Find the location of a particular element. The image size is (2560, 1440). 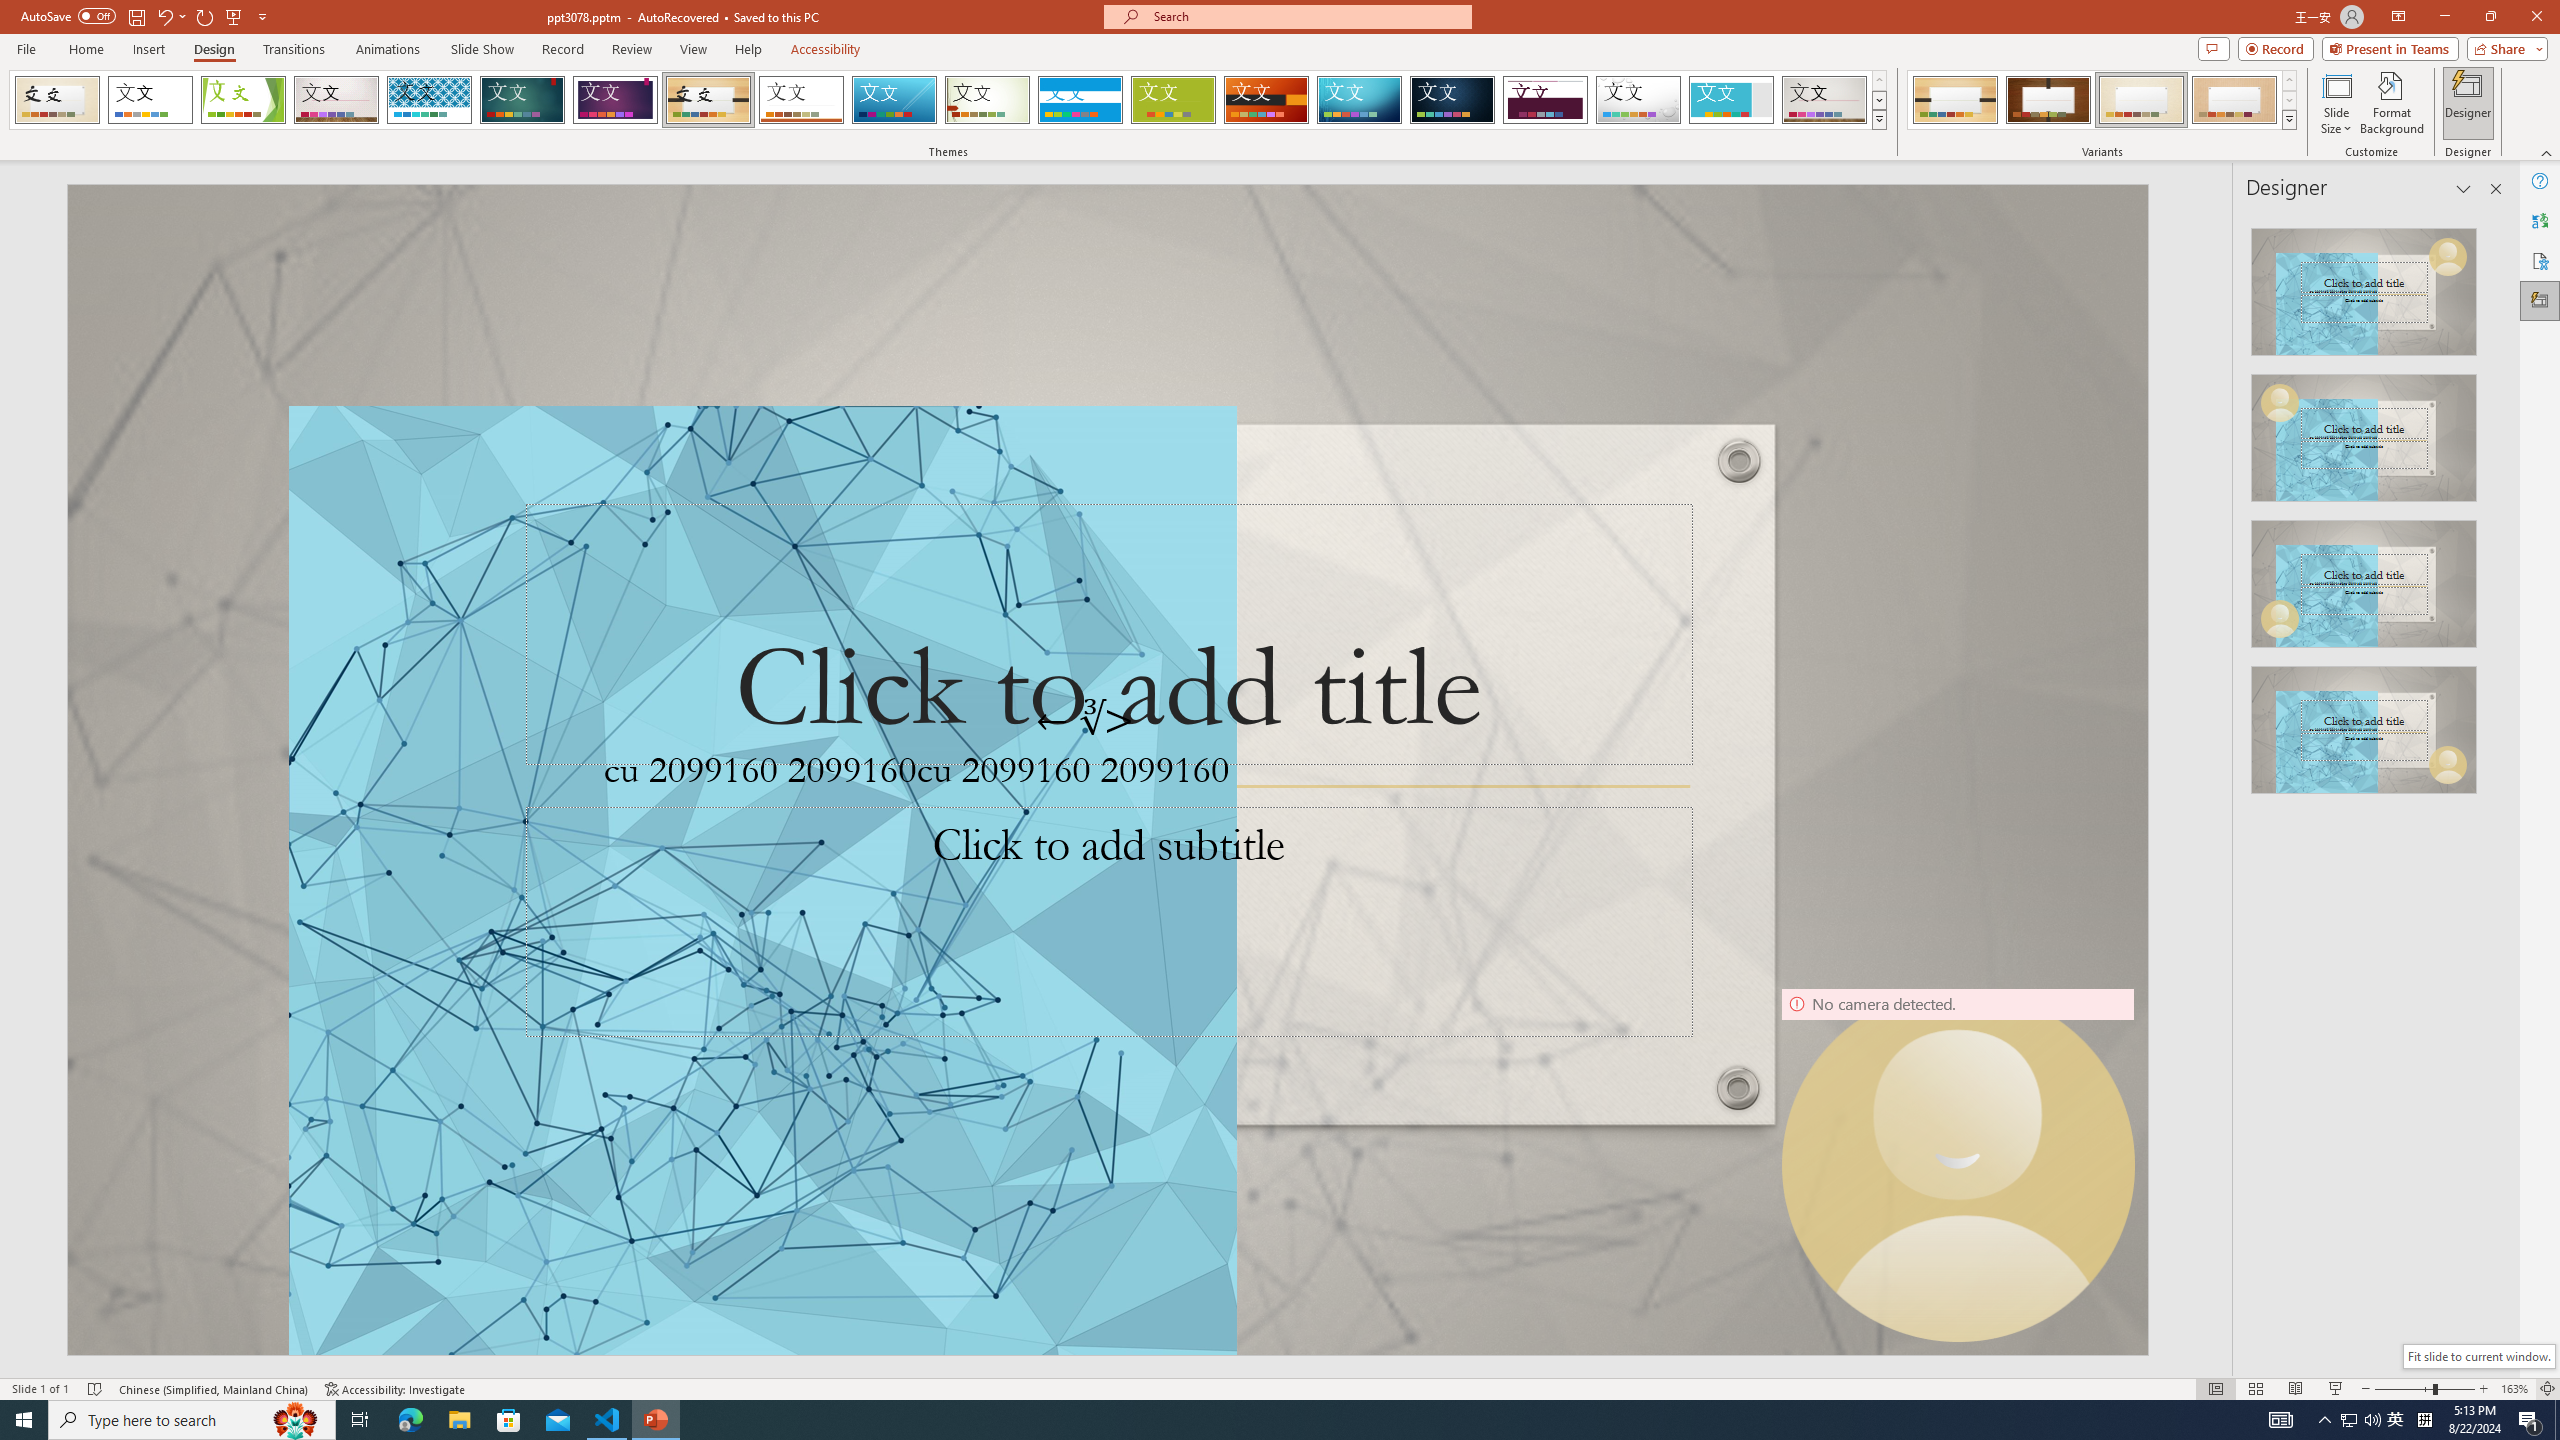

'Title TextBox' is located at coordinates (1108, 633).